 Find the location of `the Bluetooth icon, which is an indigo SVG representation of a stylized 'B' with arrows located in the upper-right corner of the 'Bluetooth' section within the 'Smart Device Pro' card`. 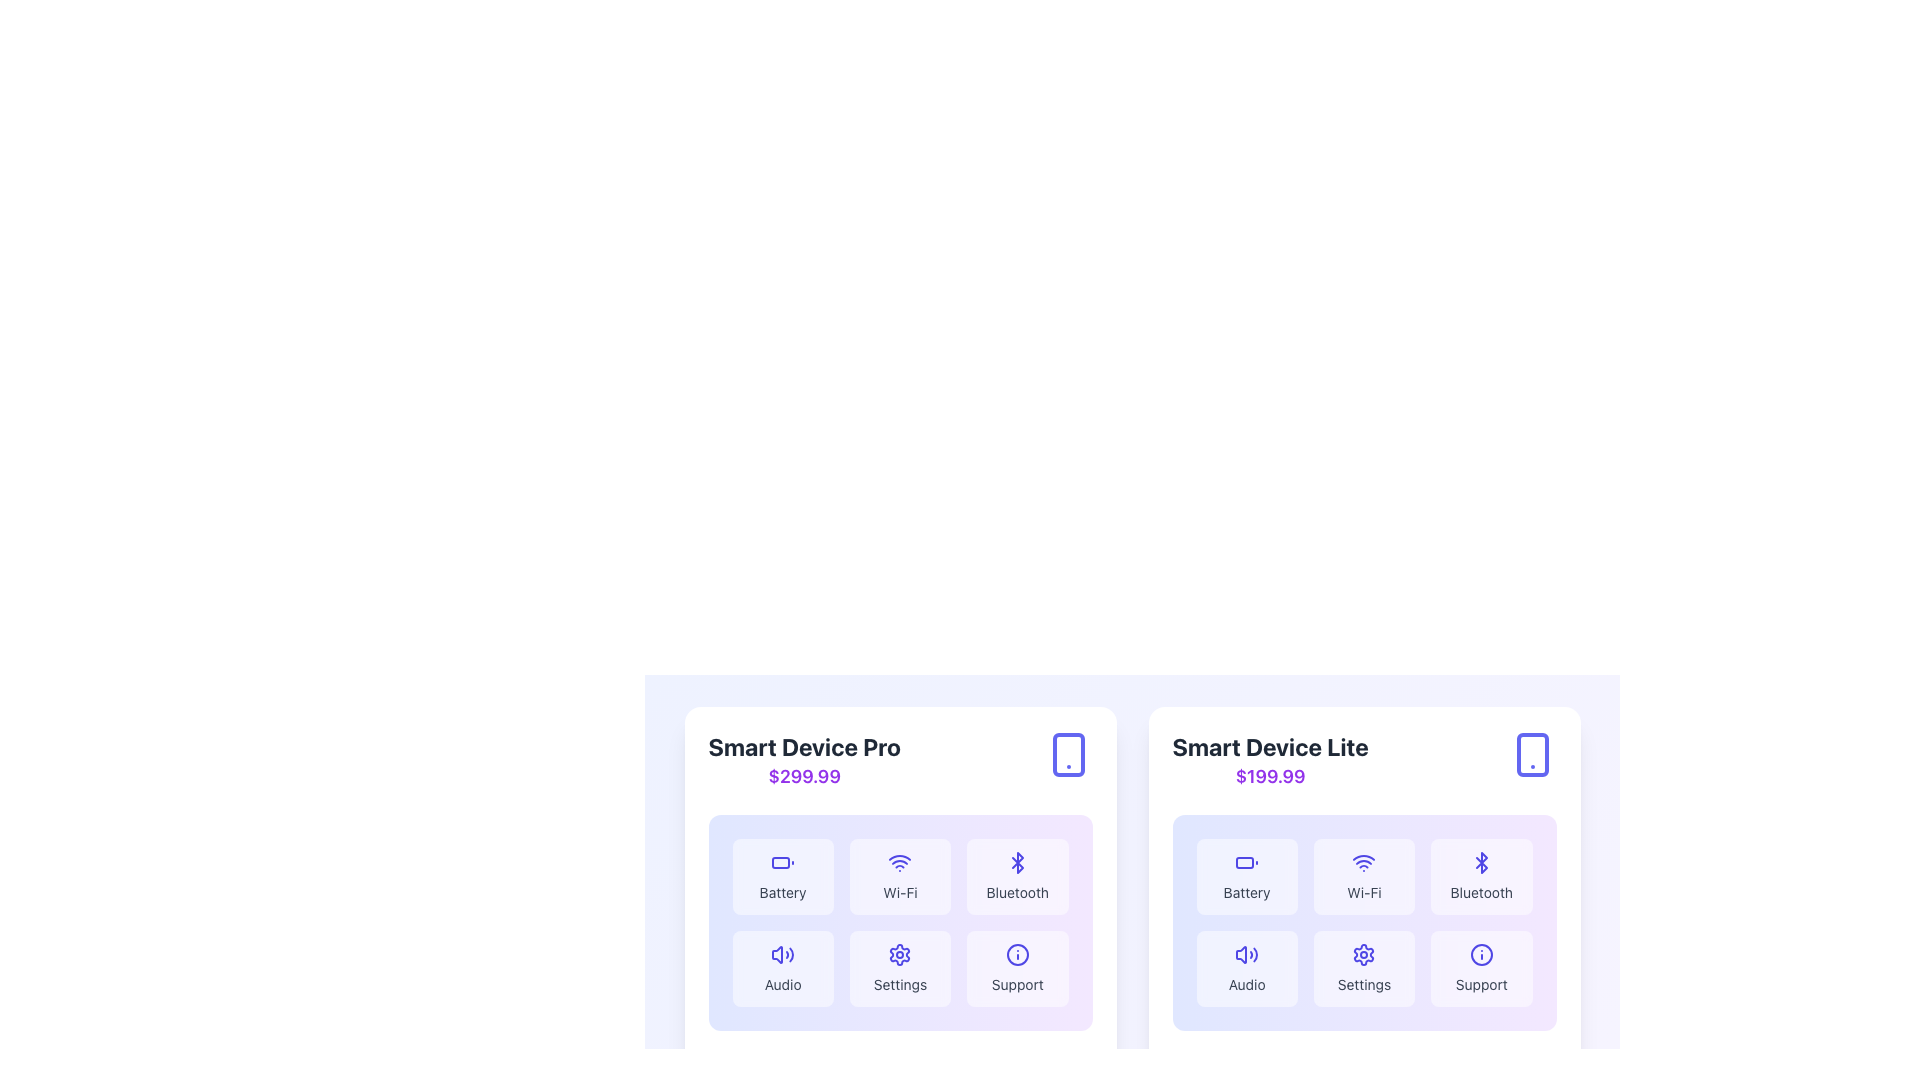

the Bluetooth icon, which is an indigo SVG representation of a stylized 'B' with arrows located in the upper-right corner of the 'Bluetooth' section within the 'Smart Device Pro' card is located at coordinates (1017, 862).